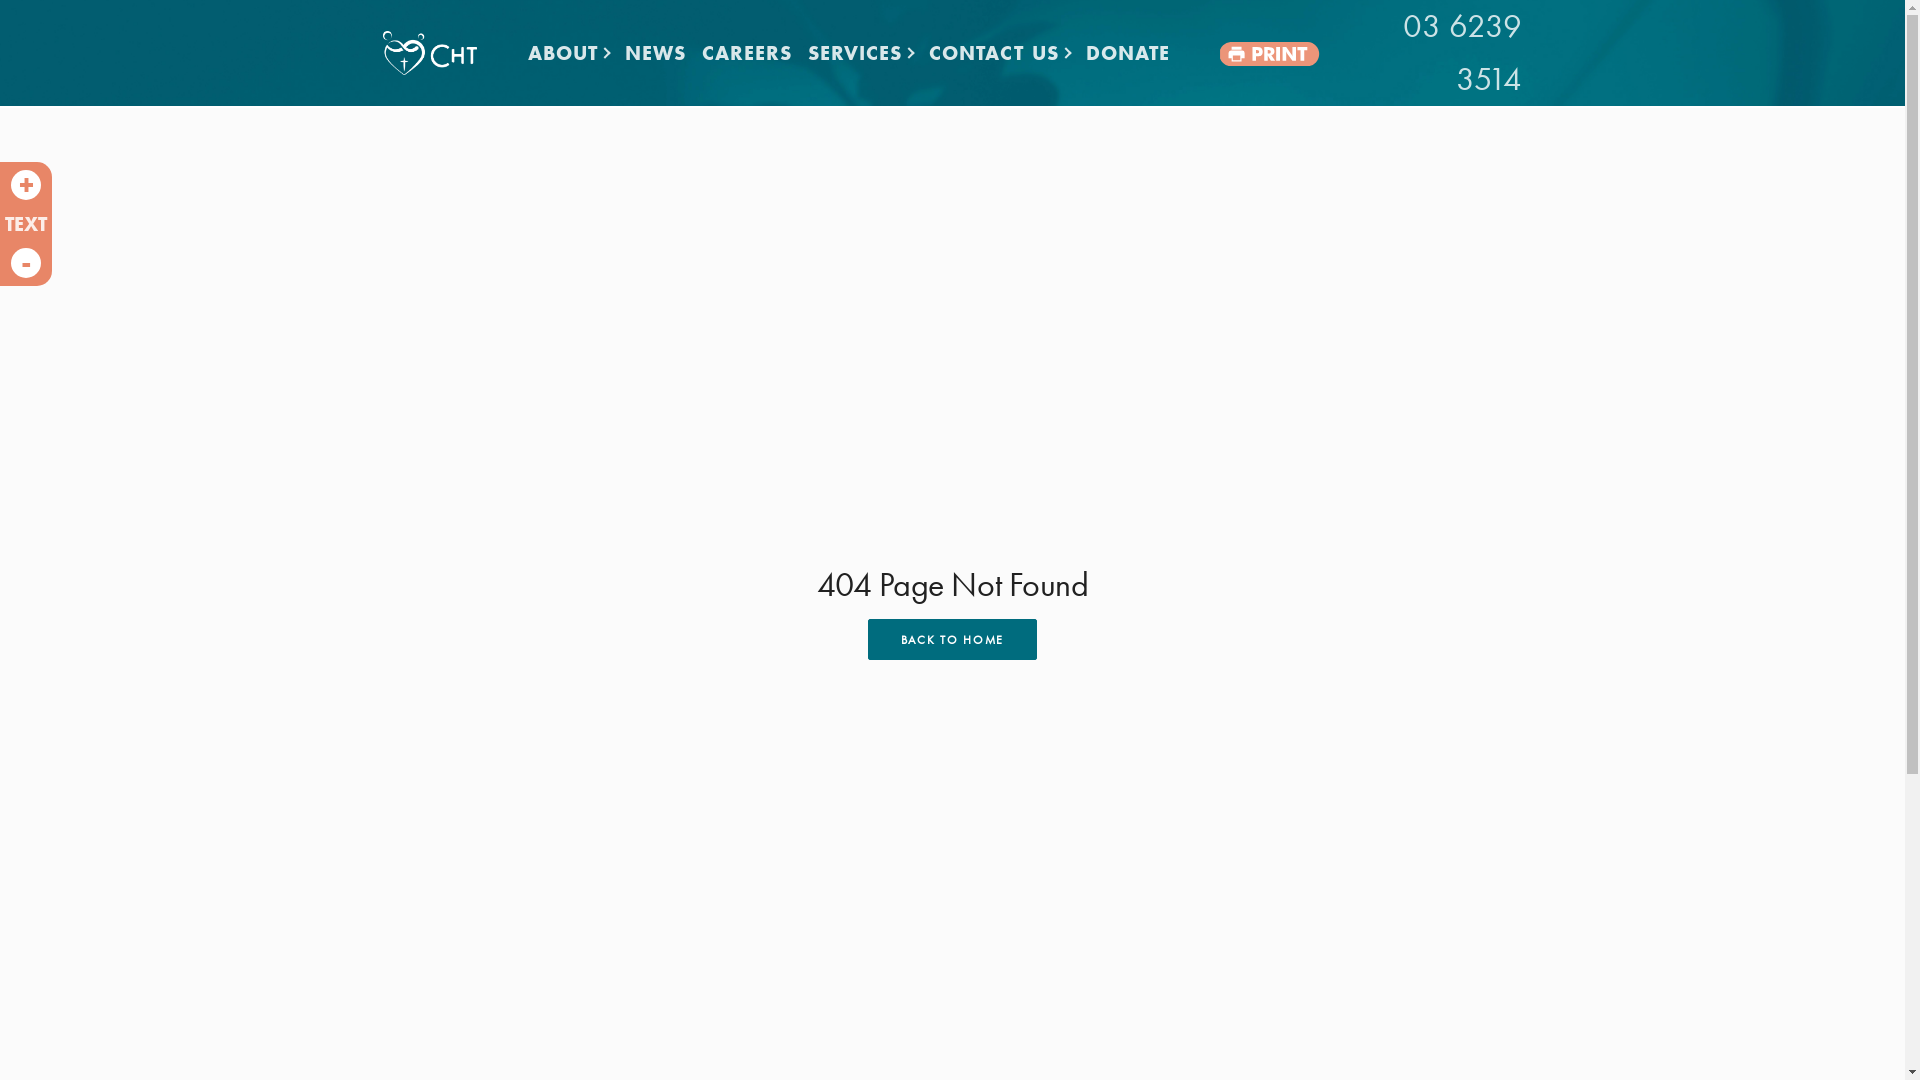 This screenshot has height=1080, width=1920. I want to click on 'DONATE', so click(1128, 52).